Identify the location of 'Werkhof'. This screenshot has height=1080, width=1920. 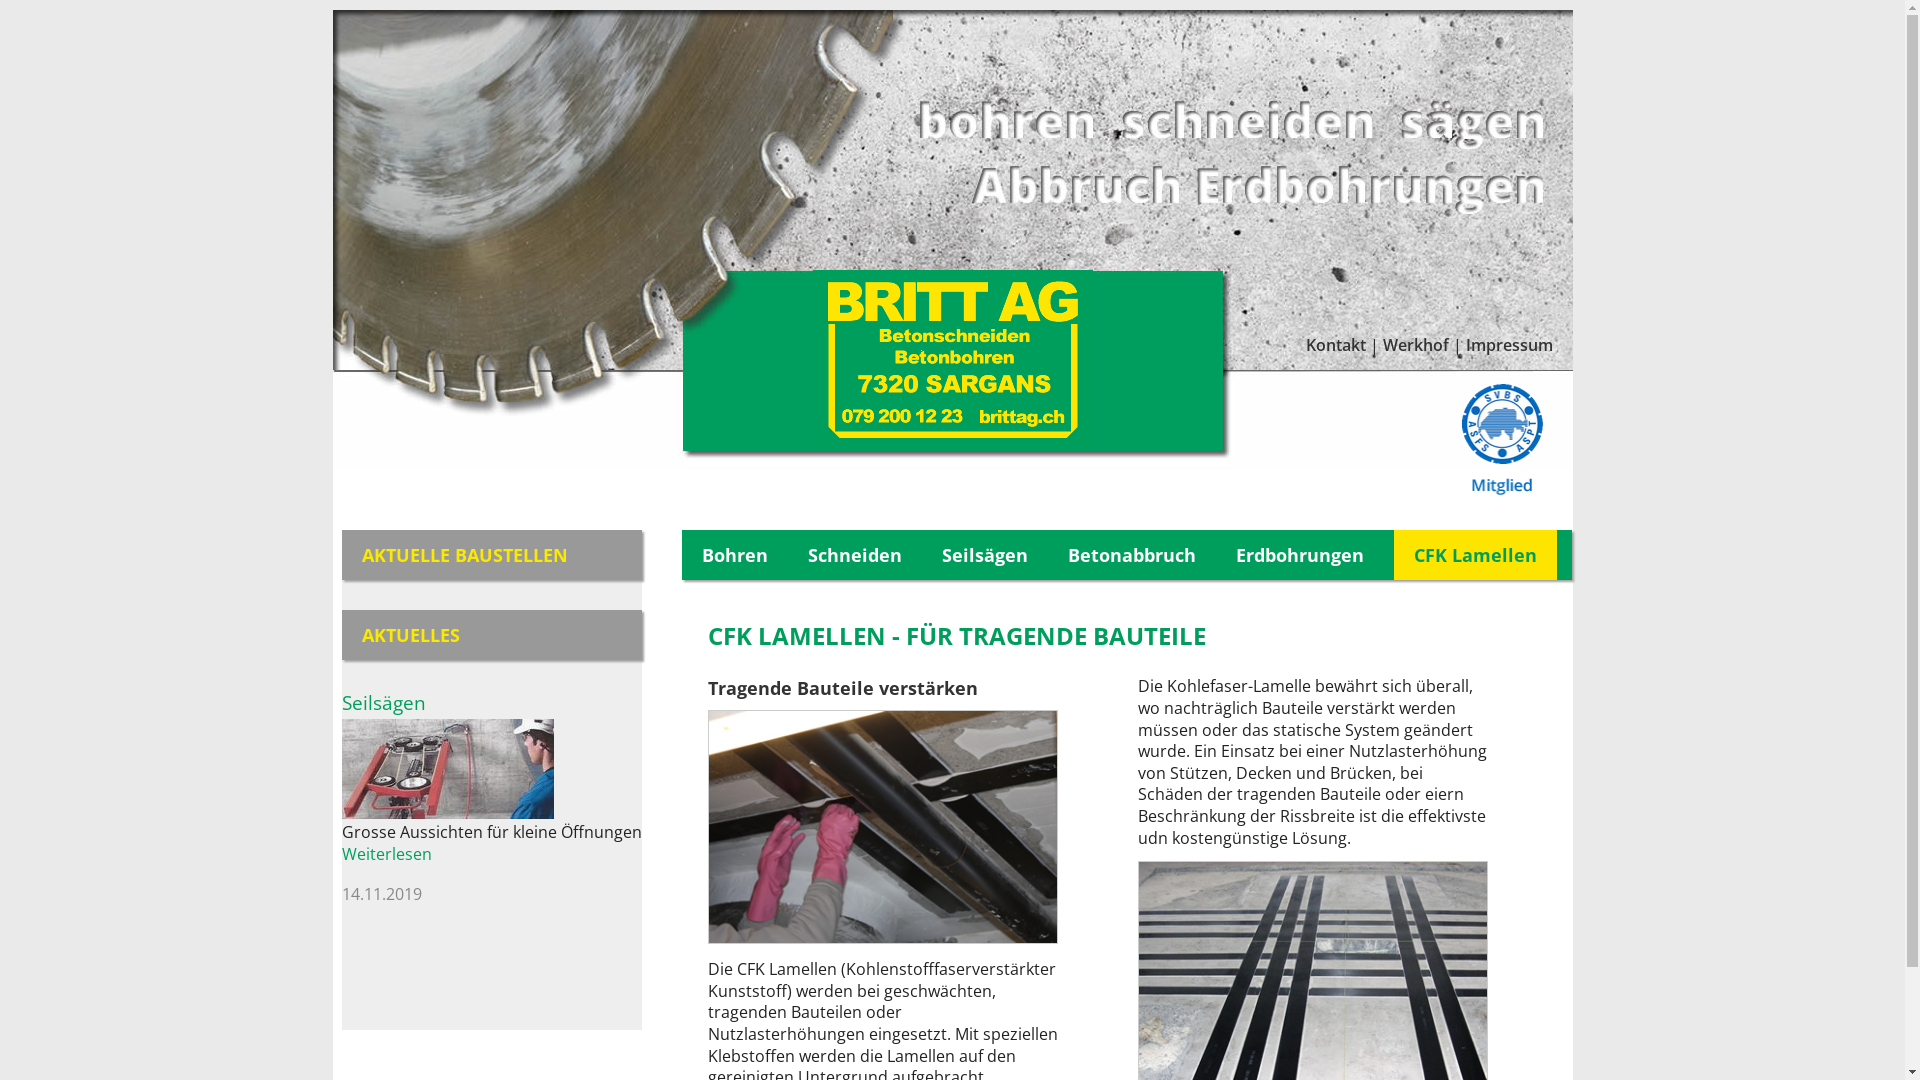
(1415, 343).